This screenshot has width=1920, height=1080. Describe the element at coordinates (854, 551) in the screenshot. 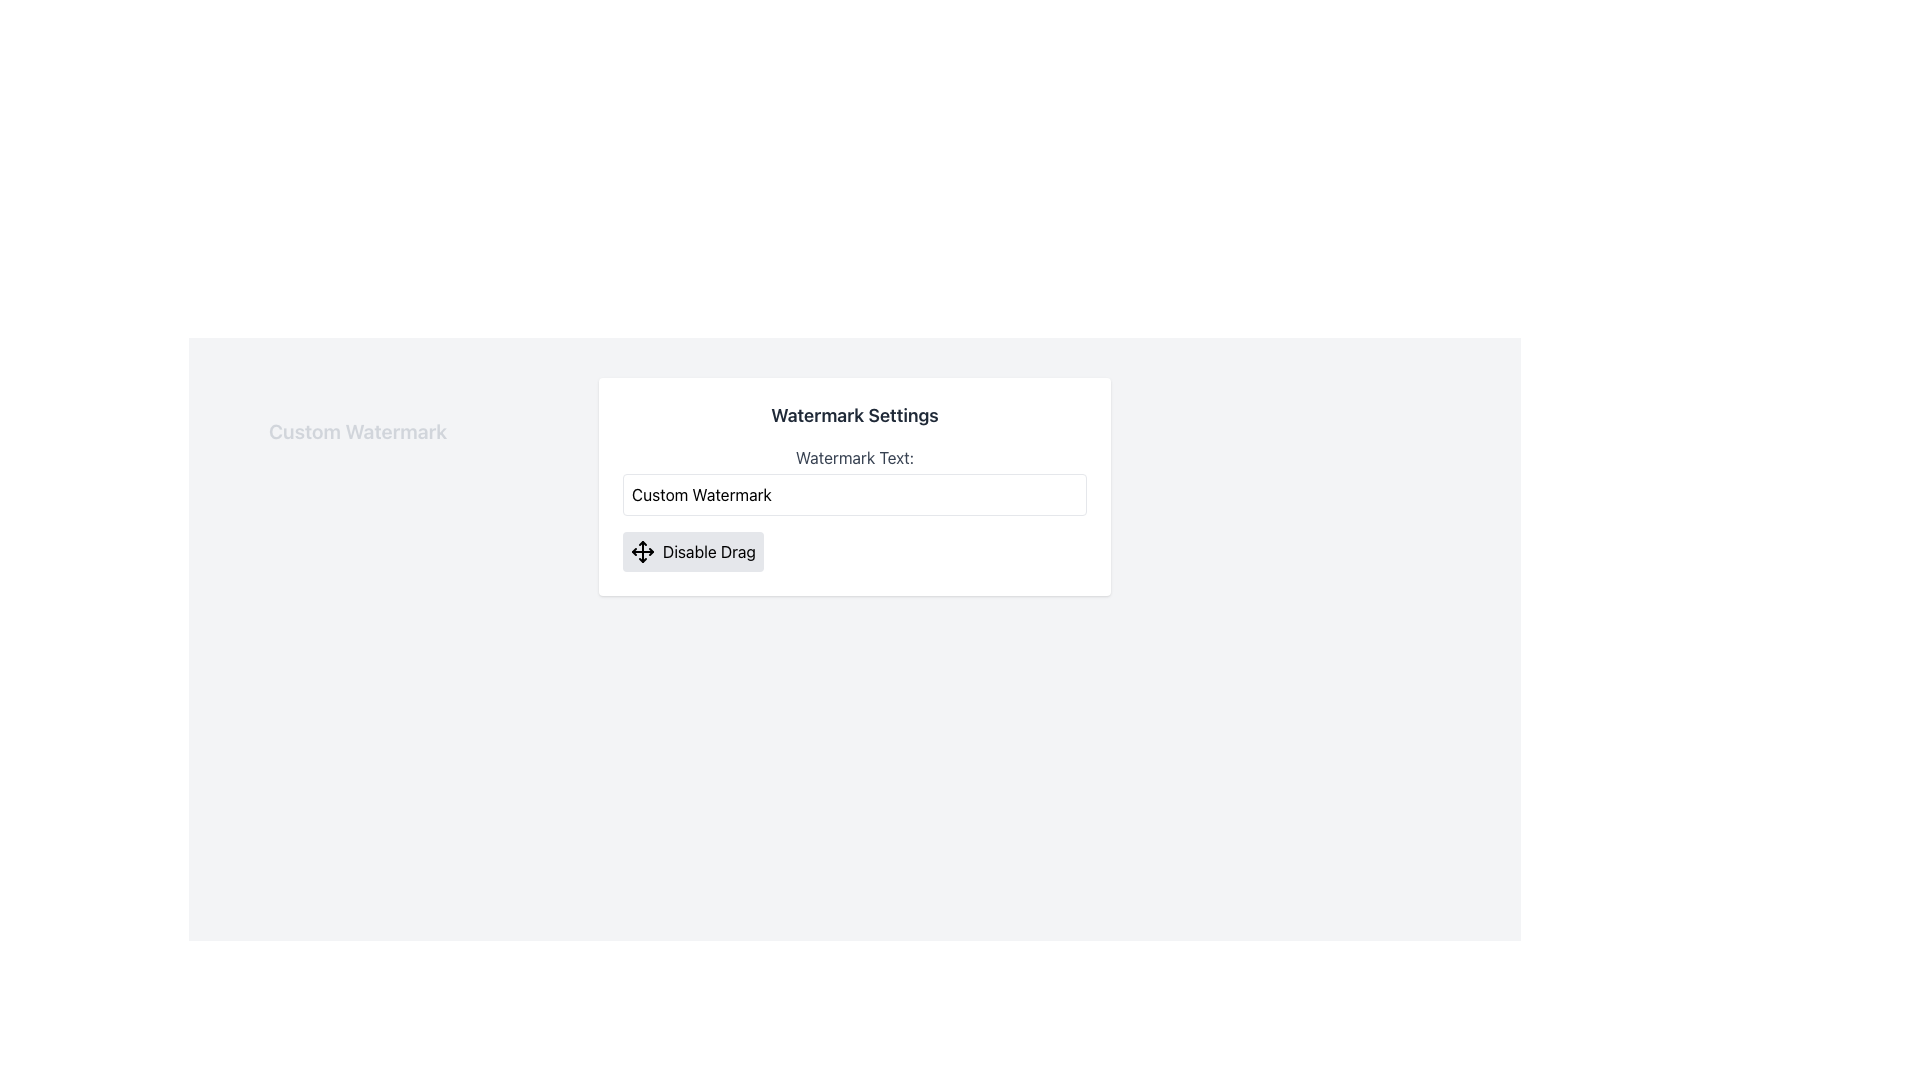

I see `the toggle control for disabling or toggling drag functionality in the 'Watermark Settings' panel` at that location.